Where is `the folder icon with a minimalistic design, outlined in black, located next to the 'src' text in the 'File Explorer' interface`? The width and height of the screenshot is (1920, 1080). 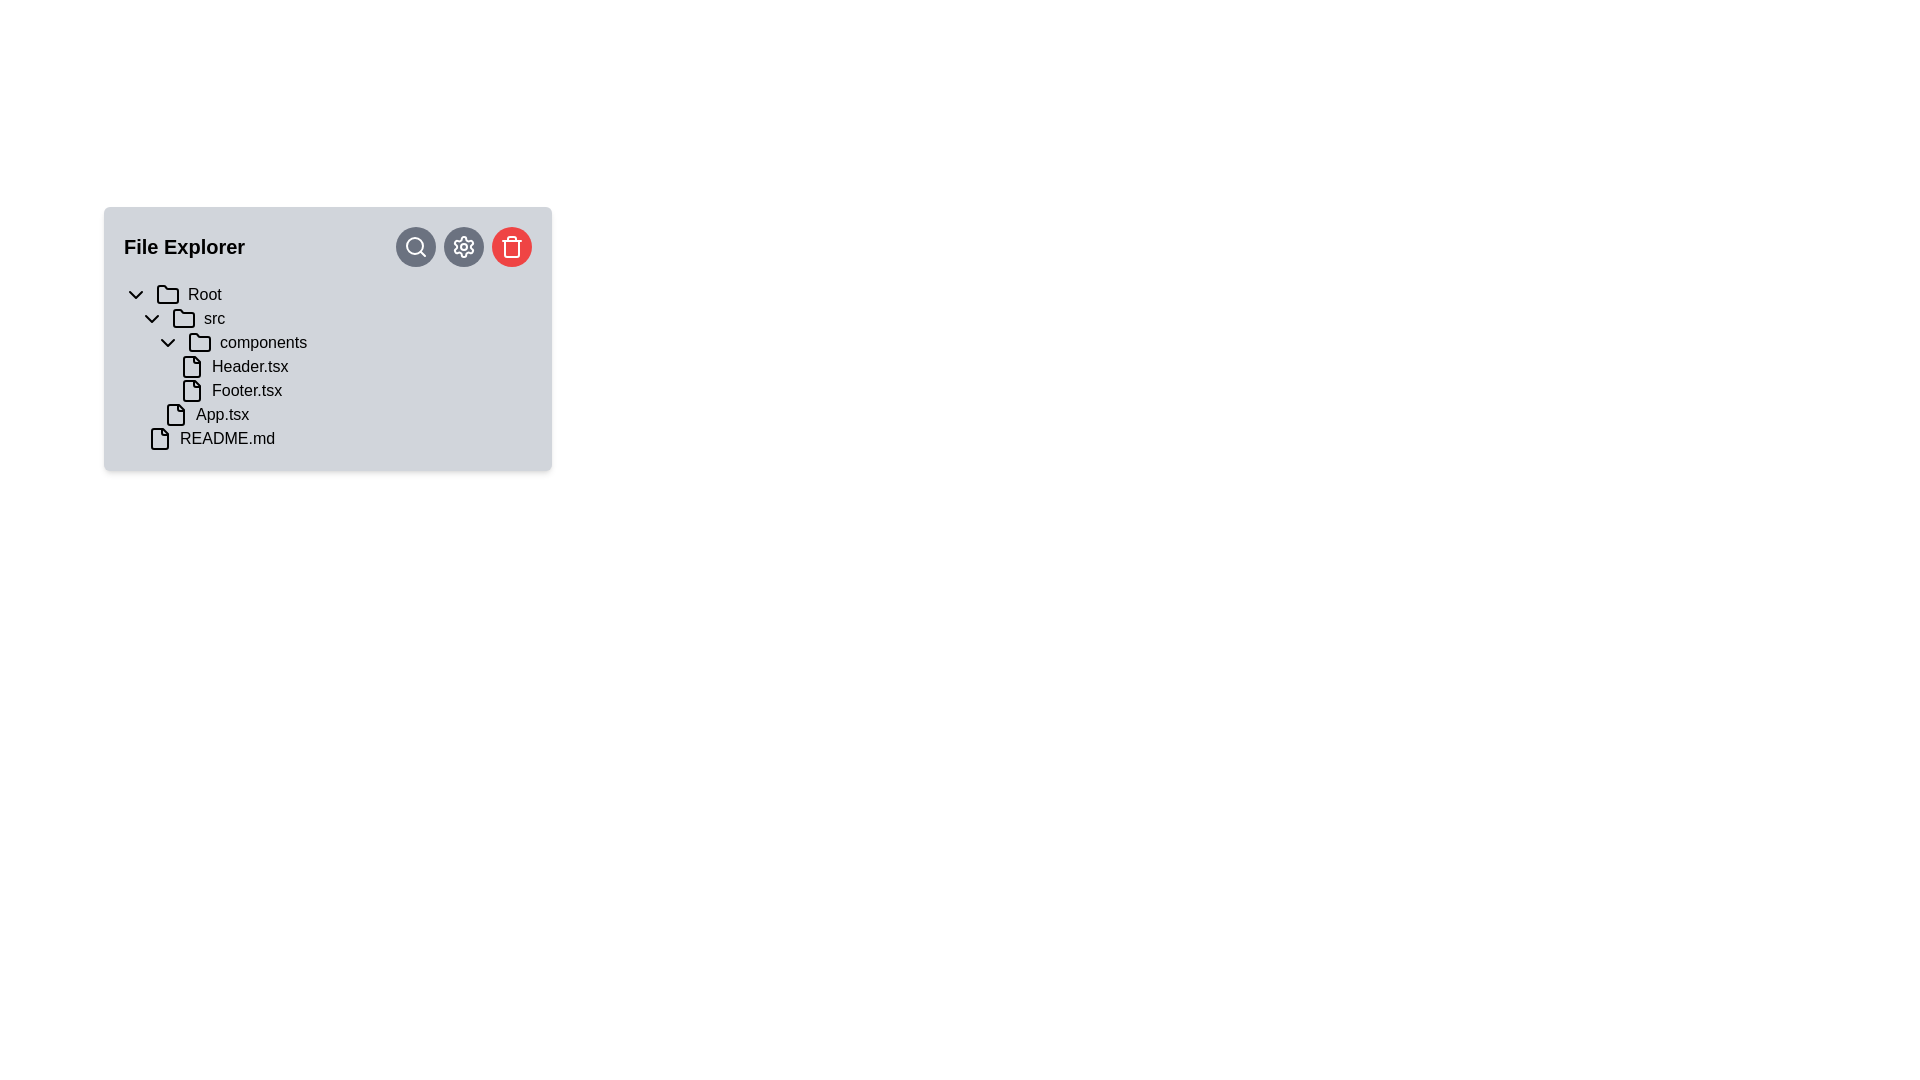 the folder icon with a minimalistic design, outlined in black, located next to the 'src' text in the 'File Explorer' interface is located at coordinates (183, 318).